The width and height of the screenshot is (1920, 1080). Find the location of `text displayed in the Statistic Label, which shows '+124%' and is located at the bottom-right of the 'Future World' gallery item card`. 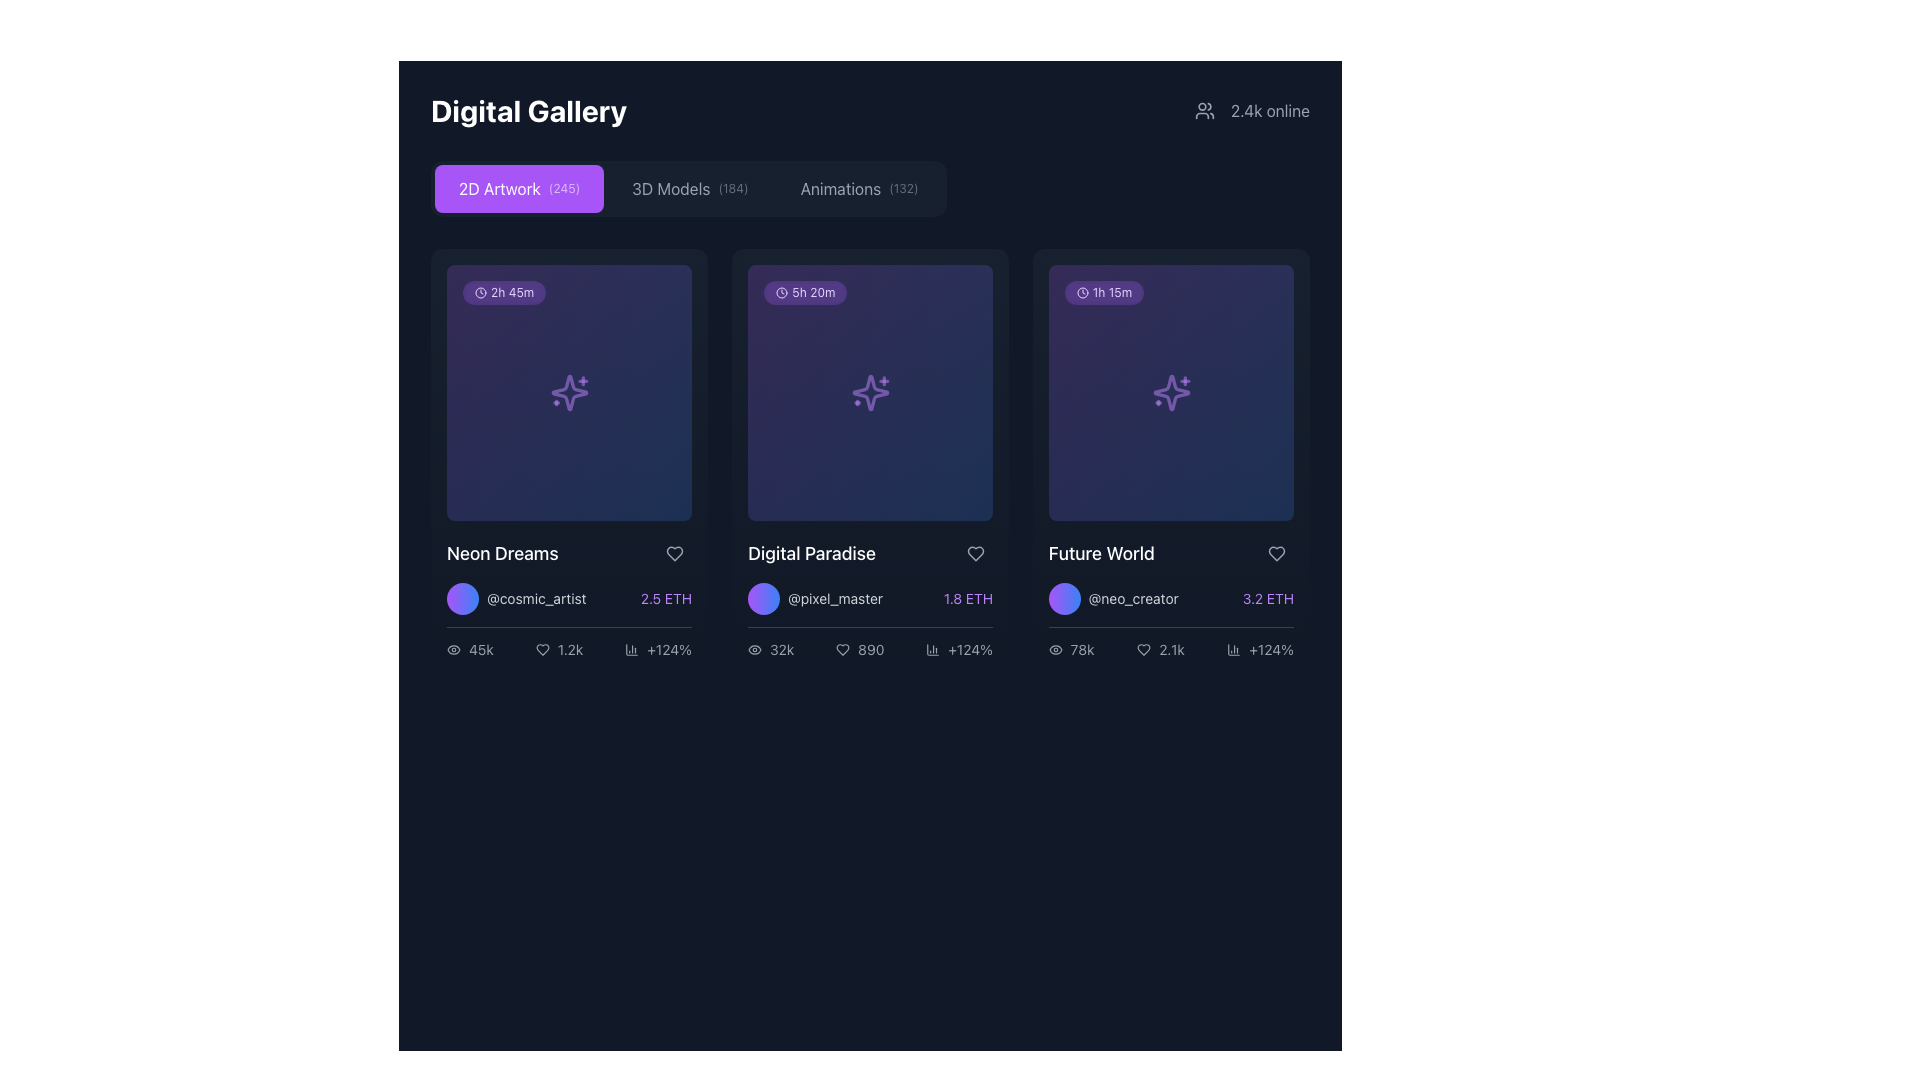

text displayed in the Statistic Label, which shows '+124%' and is located at the bottom-right of the 'Future World' gallery item card is located at coordinates (1259, 650).